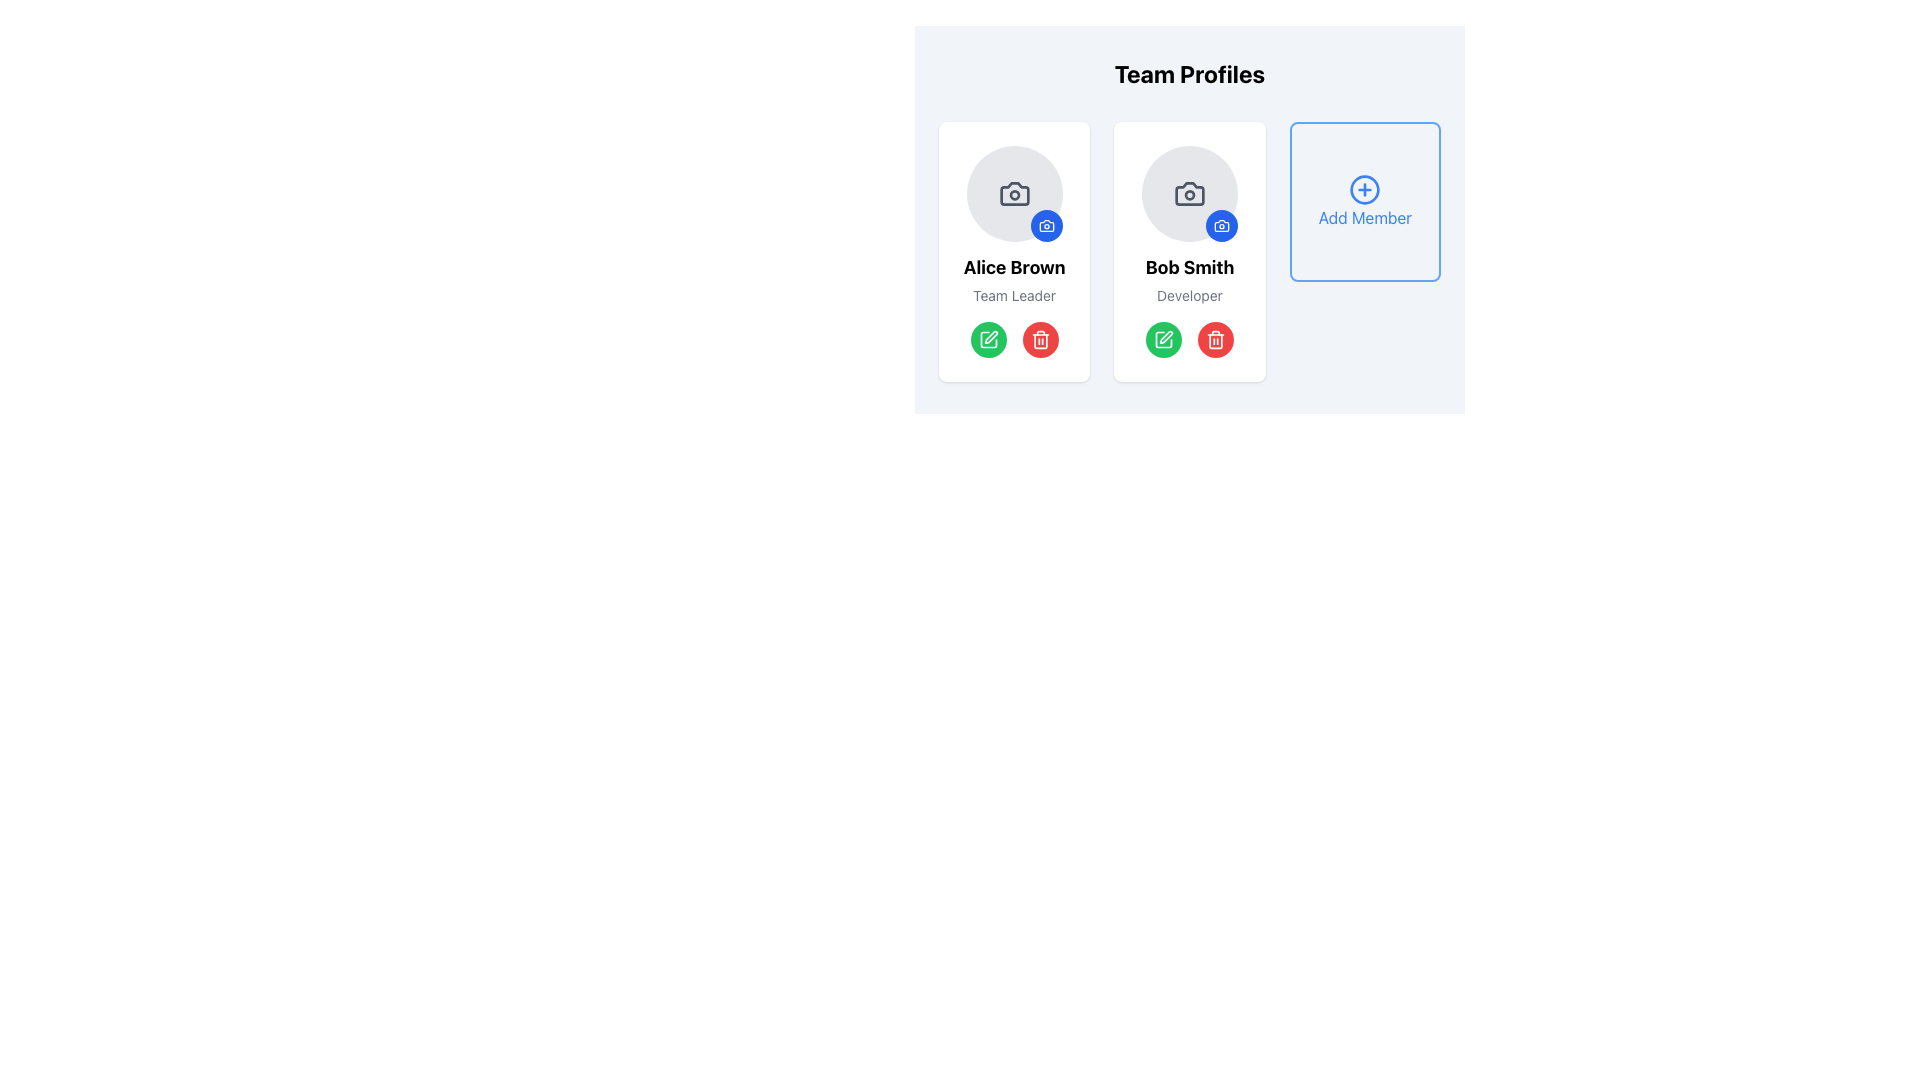 The image size is (1920, 1080). Describe the element at coordinates (1214, 338) in the screenshot. I see `the delete button located in the bottom-right corner of Bob Smith's profile card` at that location.